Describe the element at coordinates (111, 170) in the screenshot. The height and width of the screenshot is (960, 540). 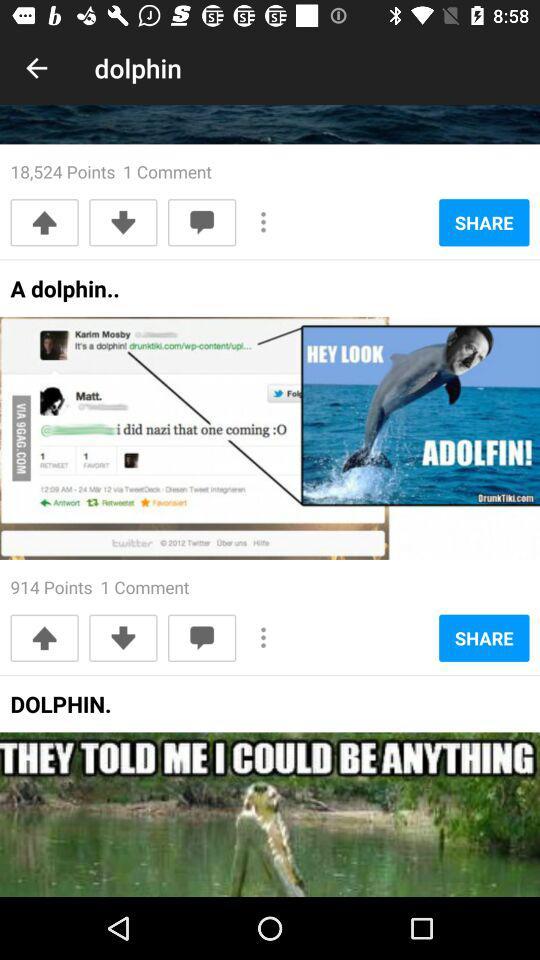
I see `the 18 524 points` at that location.